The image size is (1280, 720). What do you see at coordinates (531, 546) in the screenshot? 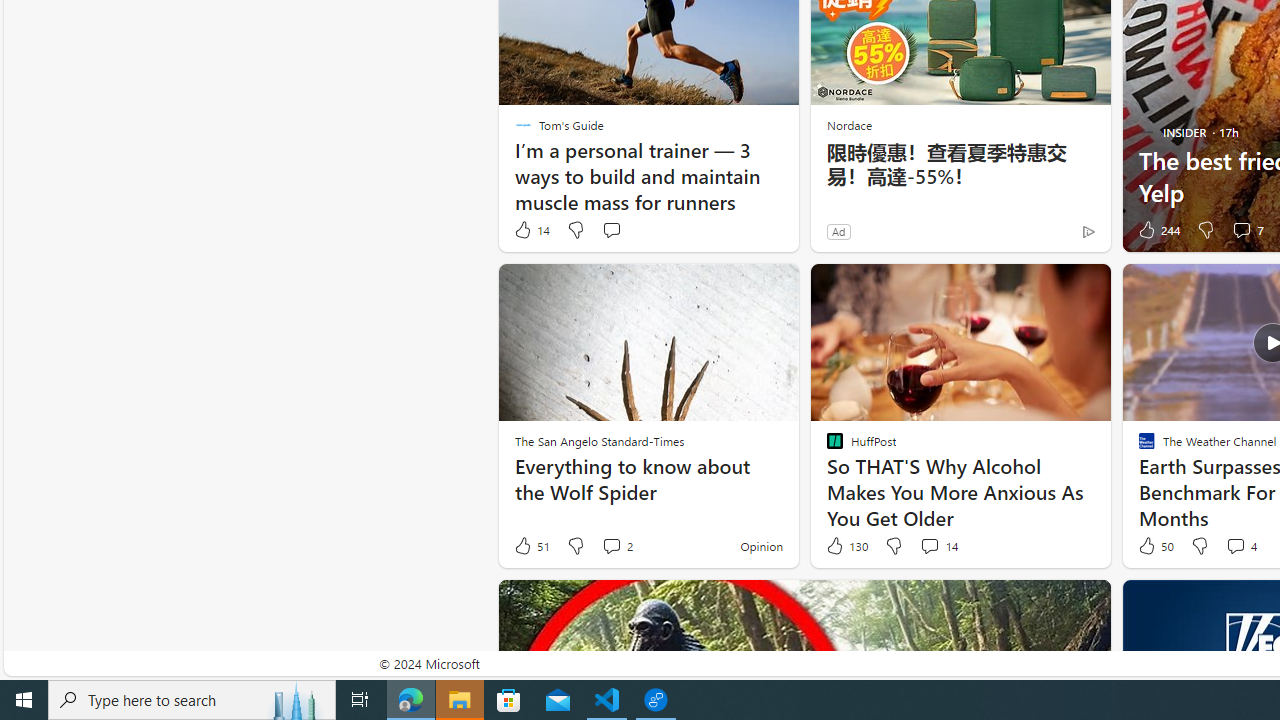
I see `'51 Like'` at bounding box center [531, 546].